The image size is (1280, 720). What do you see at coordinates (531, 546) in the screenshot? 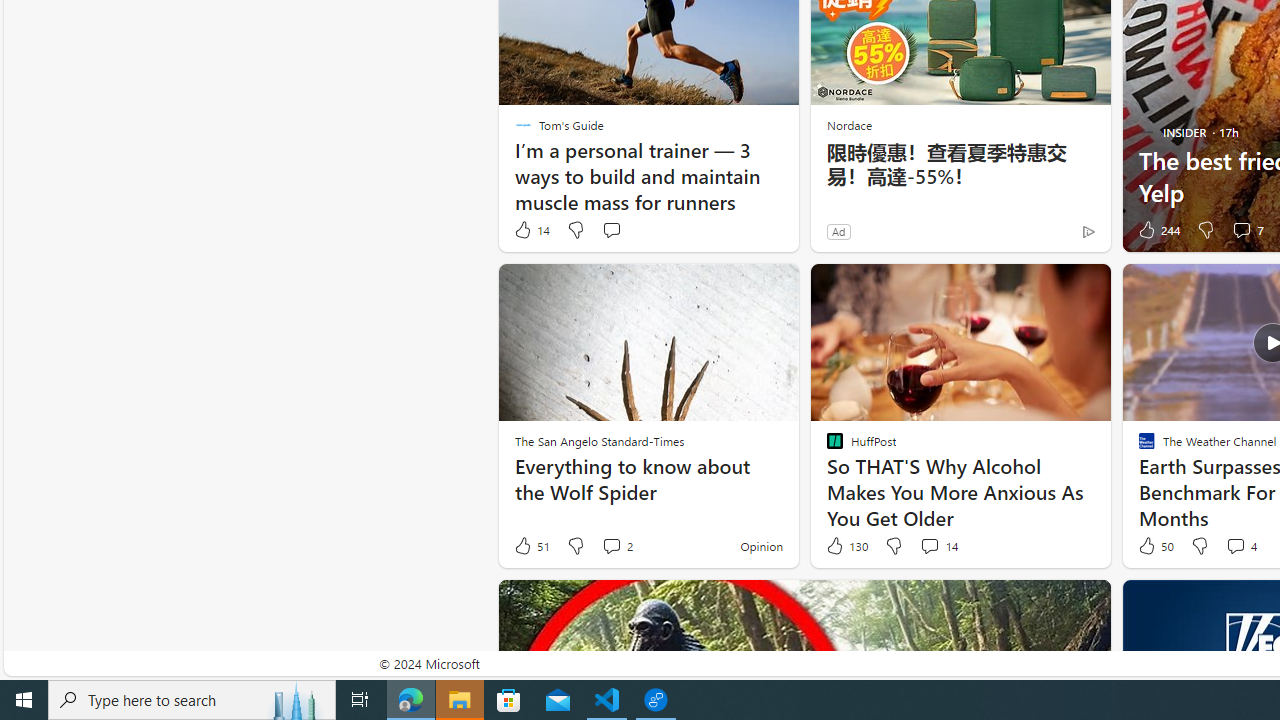
I see `'51 Like'` at bounding box center [531, 546].